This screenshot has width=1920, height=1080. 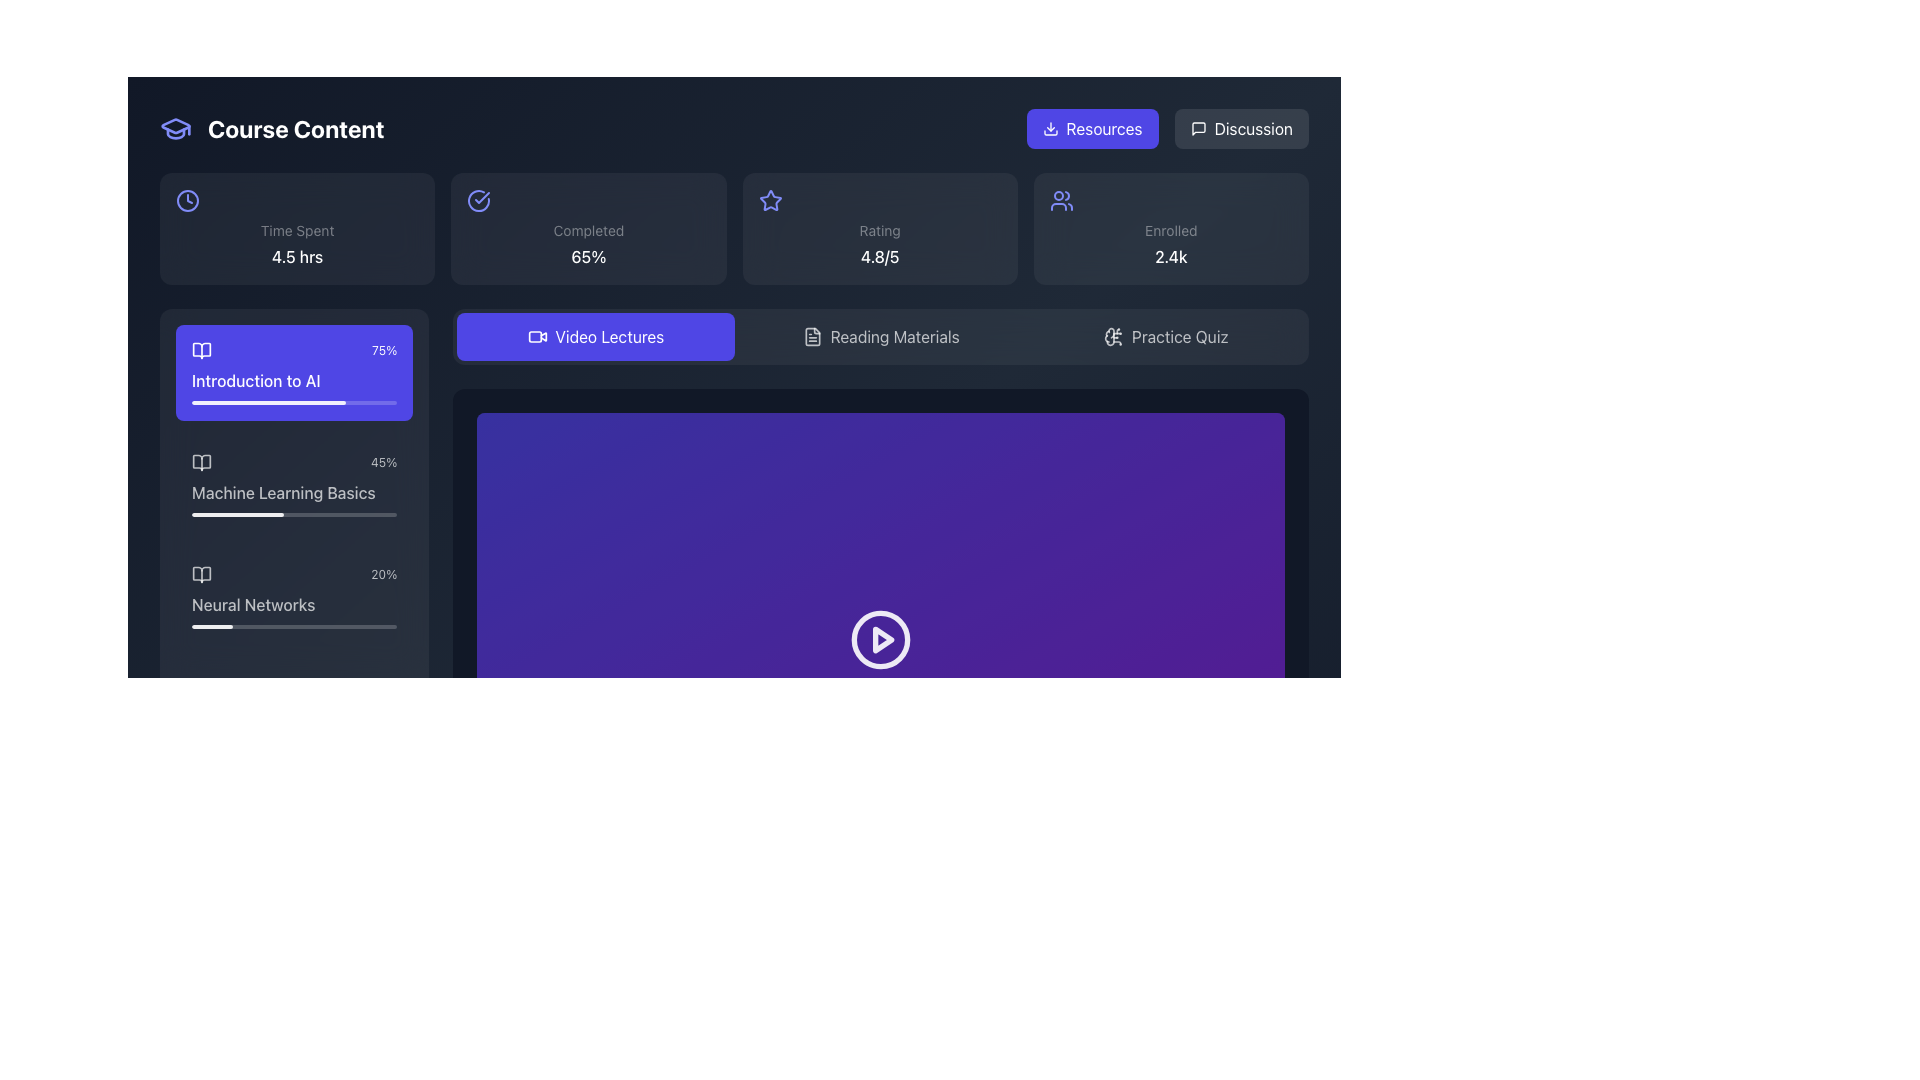 What do you see at coordinates (382, 402) in the screenshot?
I see `the progress bar` at bounding box center [382, 402].